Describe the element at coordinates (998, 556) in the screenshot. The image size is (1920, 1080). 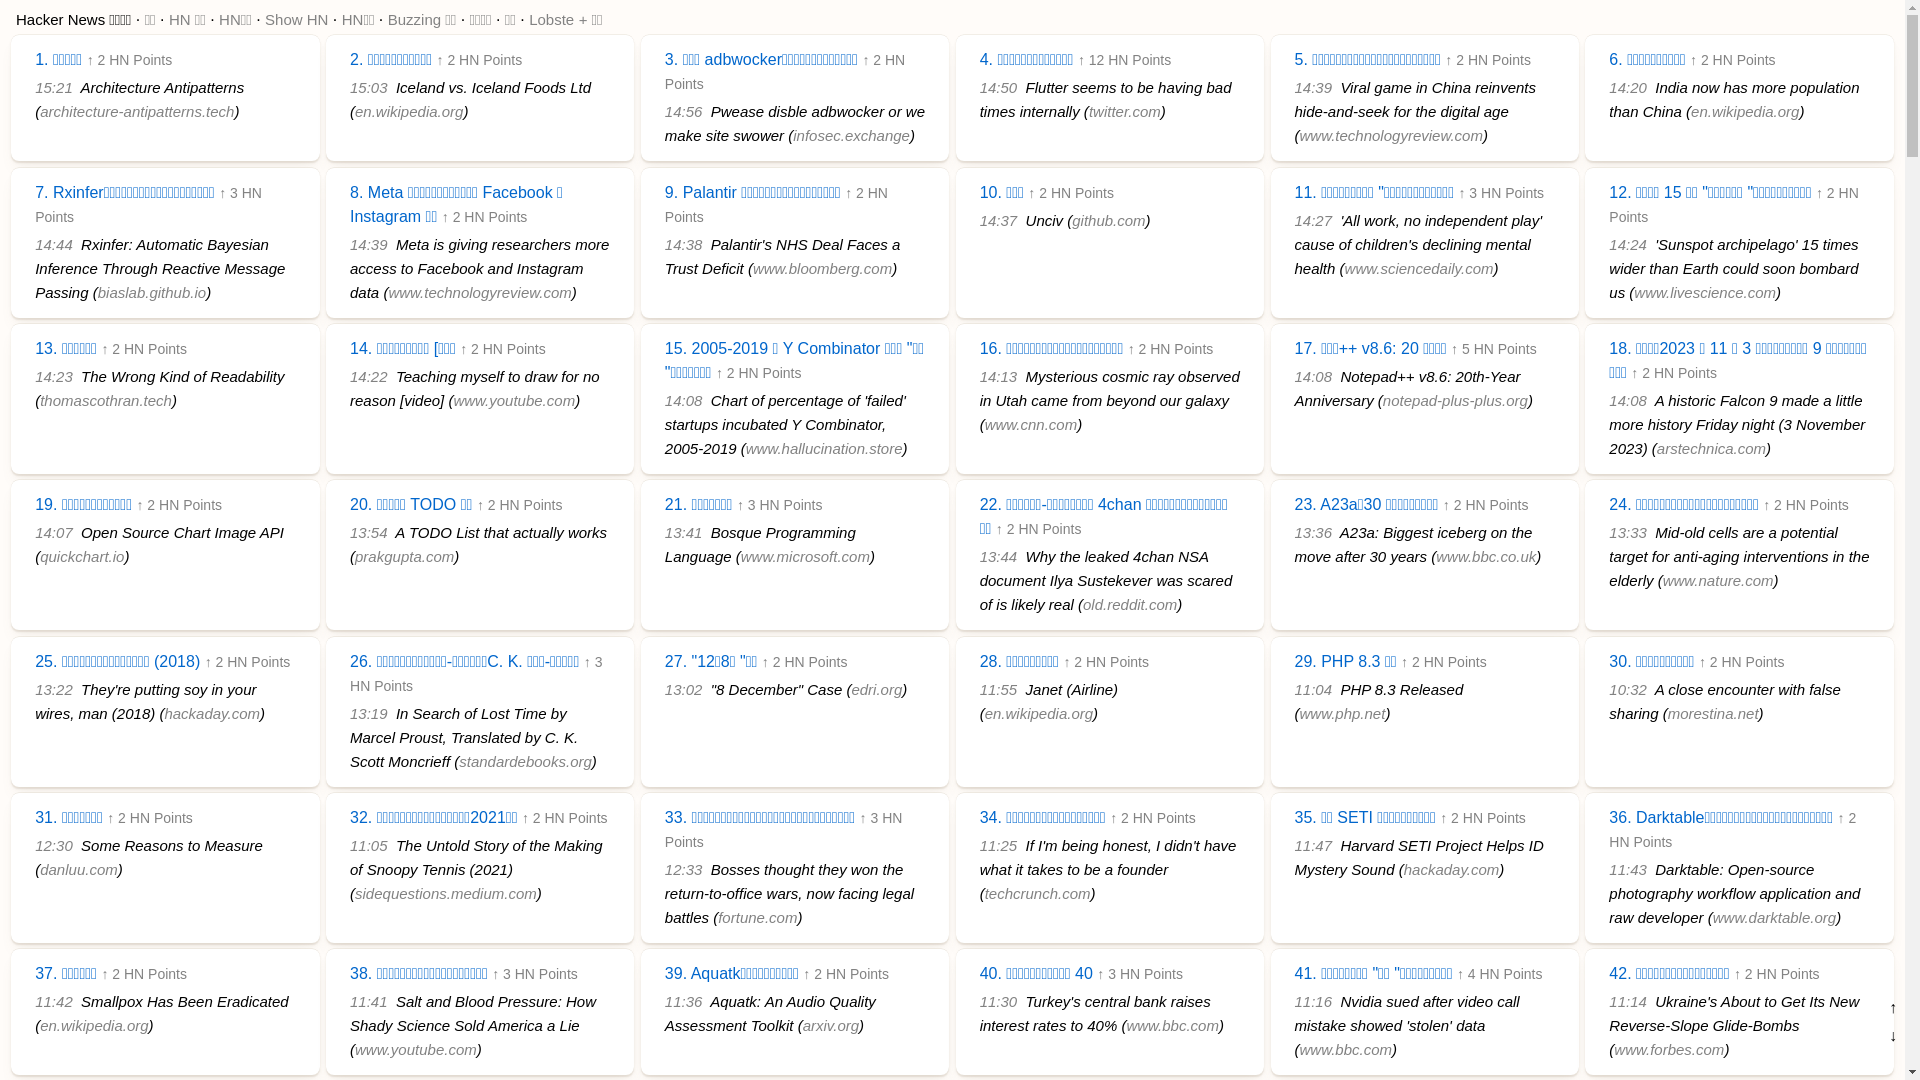
I see `'13:44'` at that location.